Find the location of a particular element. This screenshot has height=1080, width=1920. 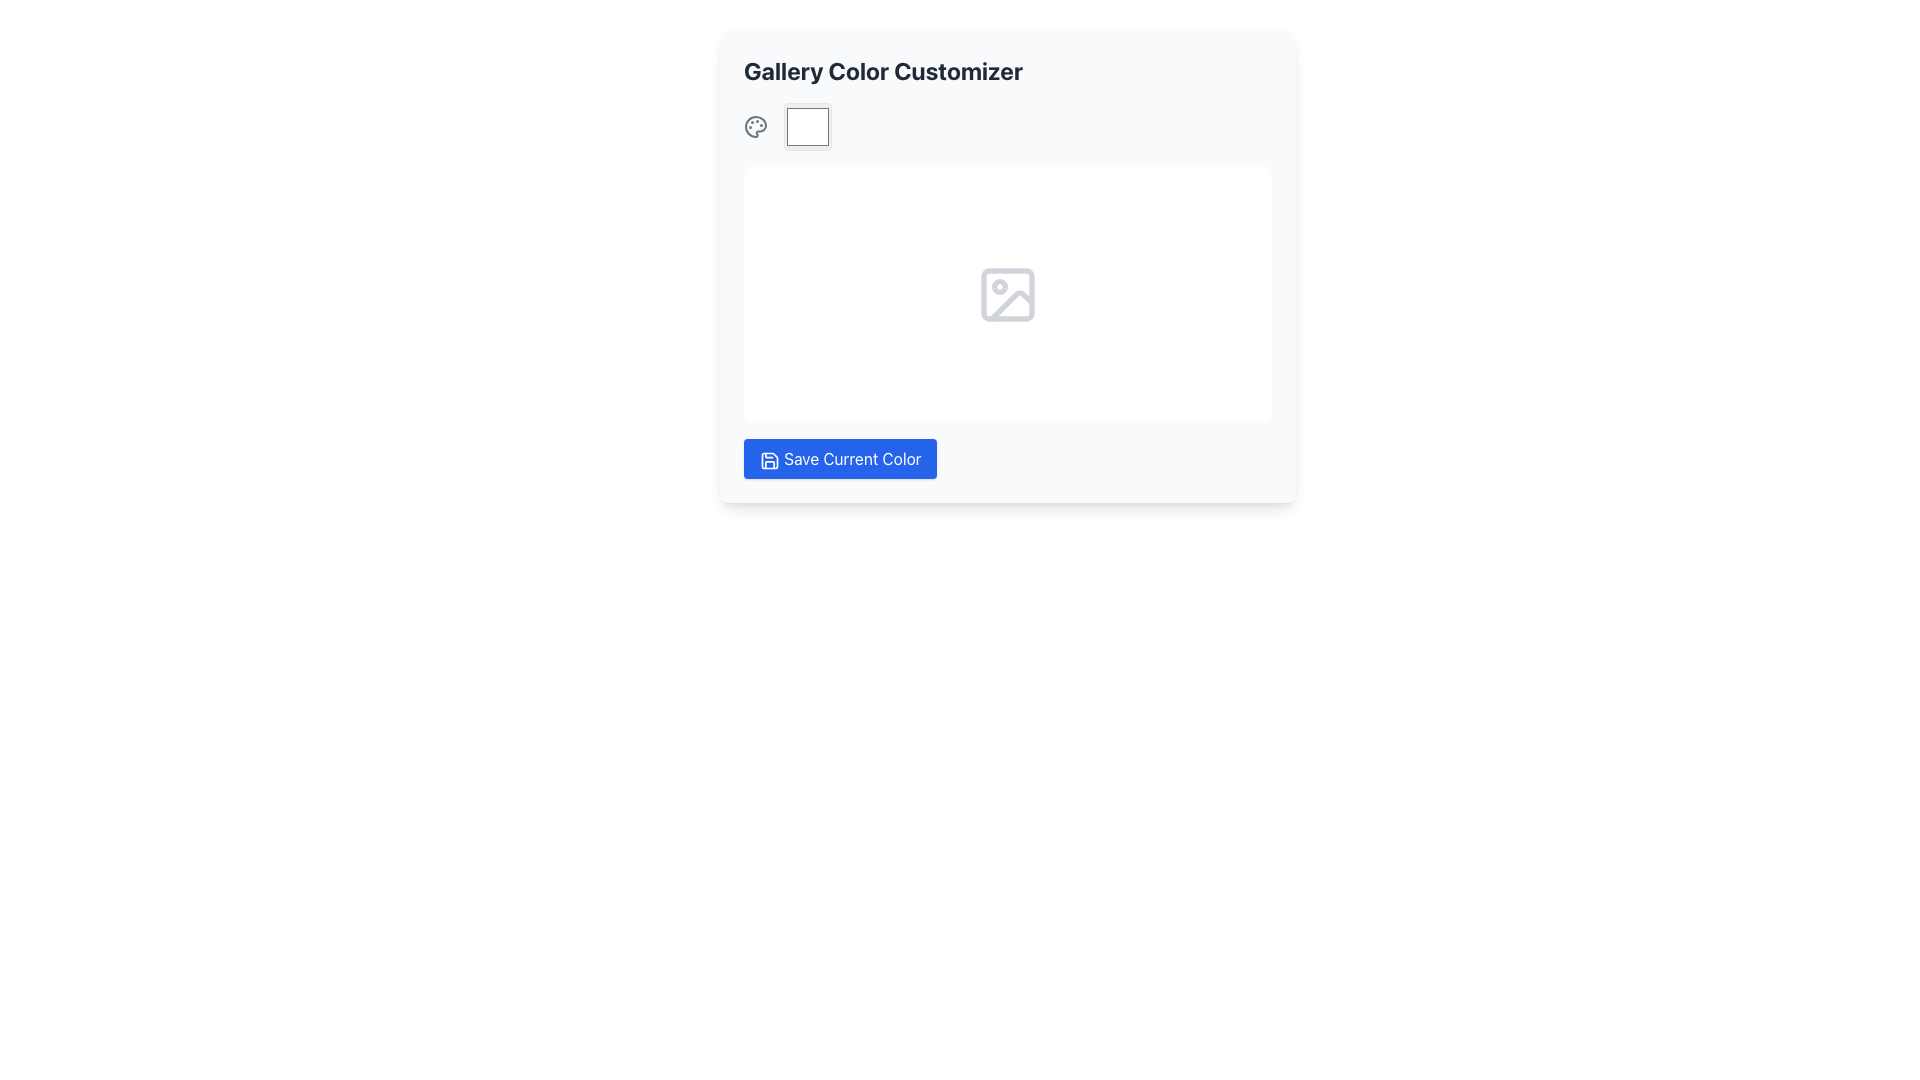

the image placeholder icon located in the middle of the main application interface, centered within a white rectangular area above the 'Save Current Color' button is located at coordinates (1008, 294).